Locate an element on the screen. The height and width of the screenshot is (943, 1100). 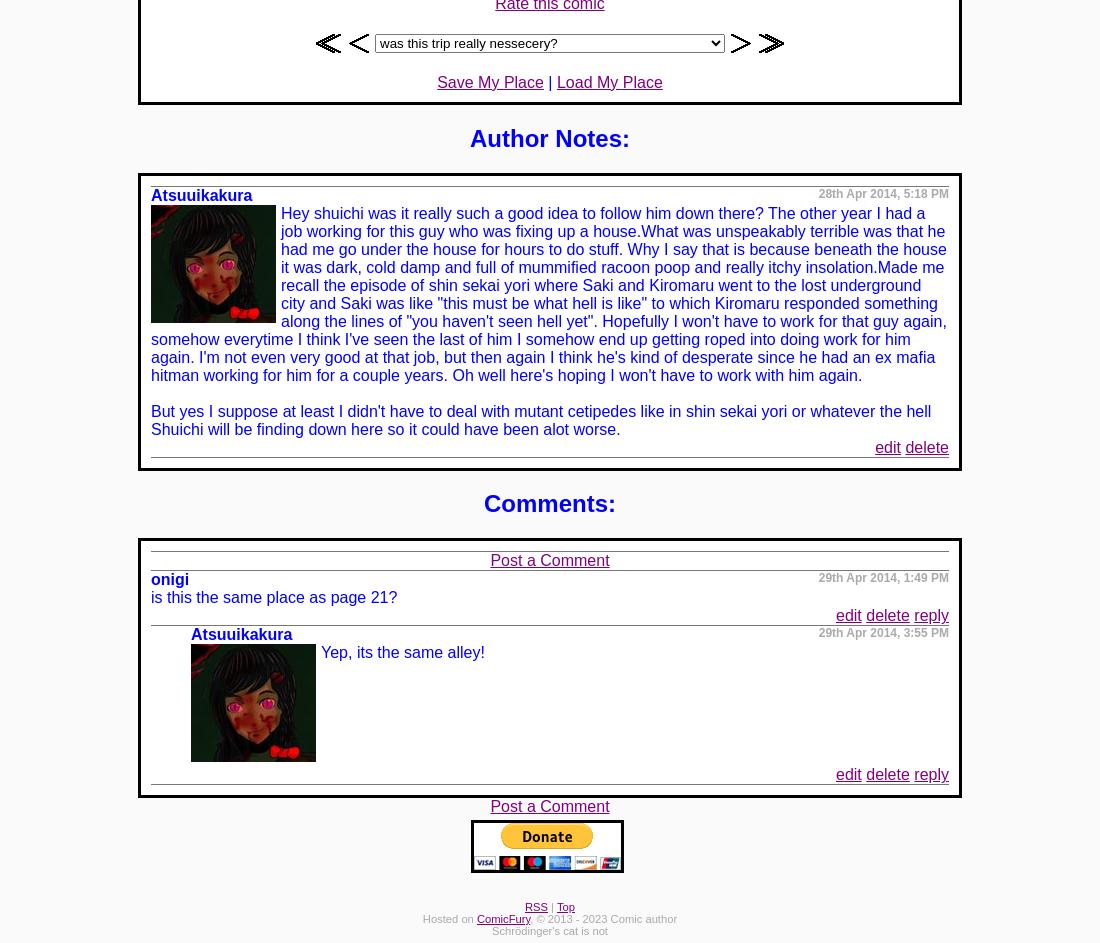
'Save My Place' is located at coordinates (490, 80).